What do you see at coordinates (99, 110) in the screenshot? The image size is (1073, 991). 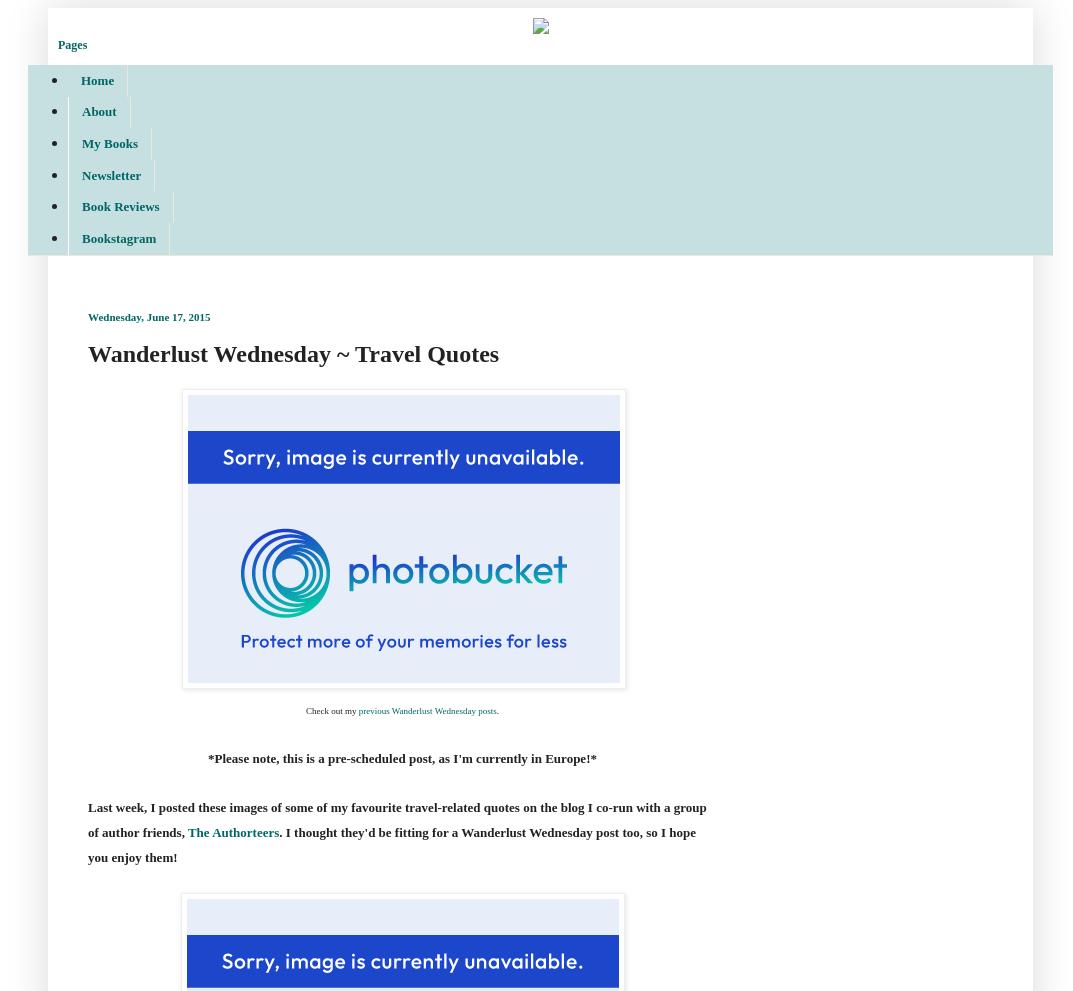 I see `'About'` at bounding box center [99, 110].